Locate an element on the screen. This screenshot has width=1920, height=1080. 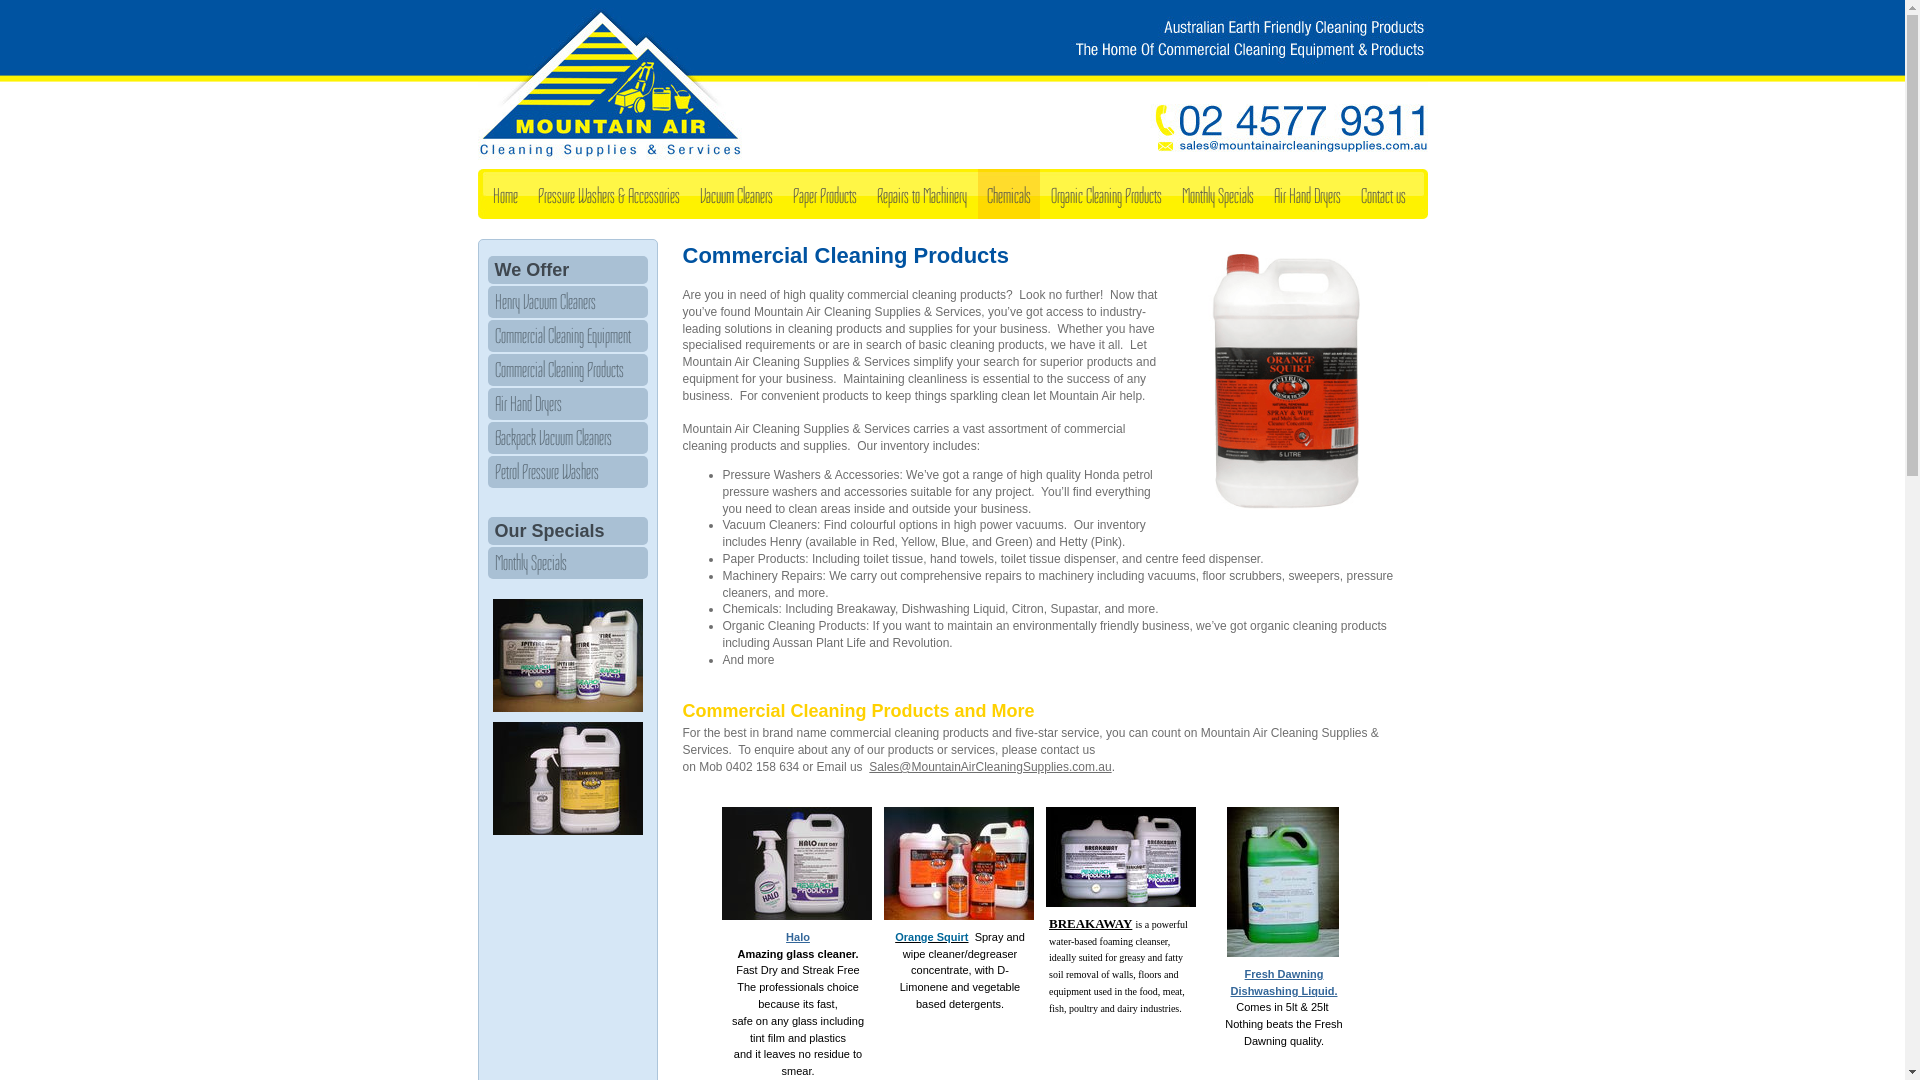
'Repairs to Machinery' is located at coordinates (920, 193).